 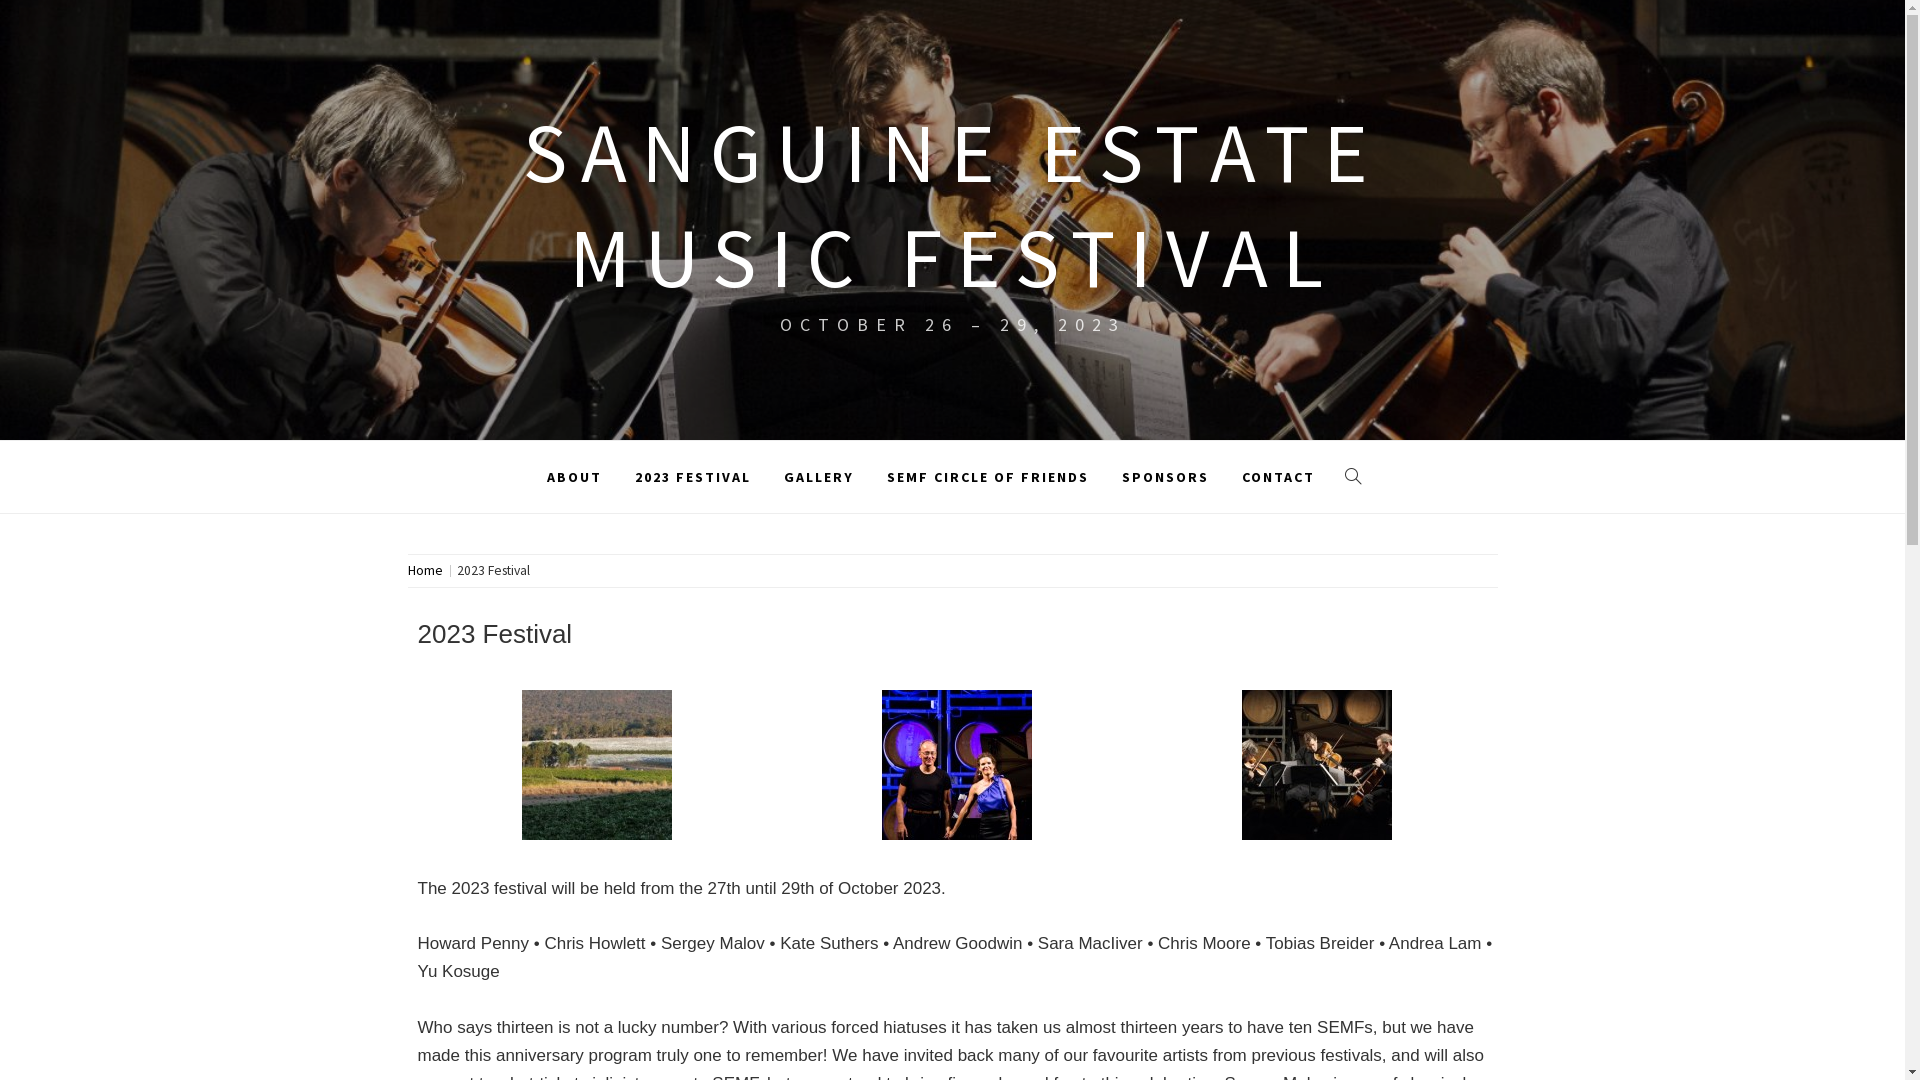 I want to click on 'ABOUT', so click(x=532, y=477).